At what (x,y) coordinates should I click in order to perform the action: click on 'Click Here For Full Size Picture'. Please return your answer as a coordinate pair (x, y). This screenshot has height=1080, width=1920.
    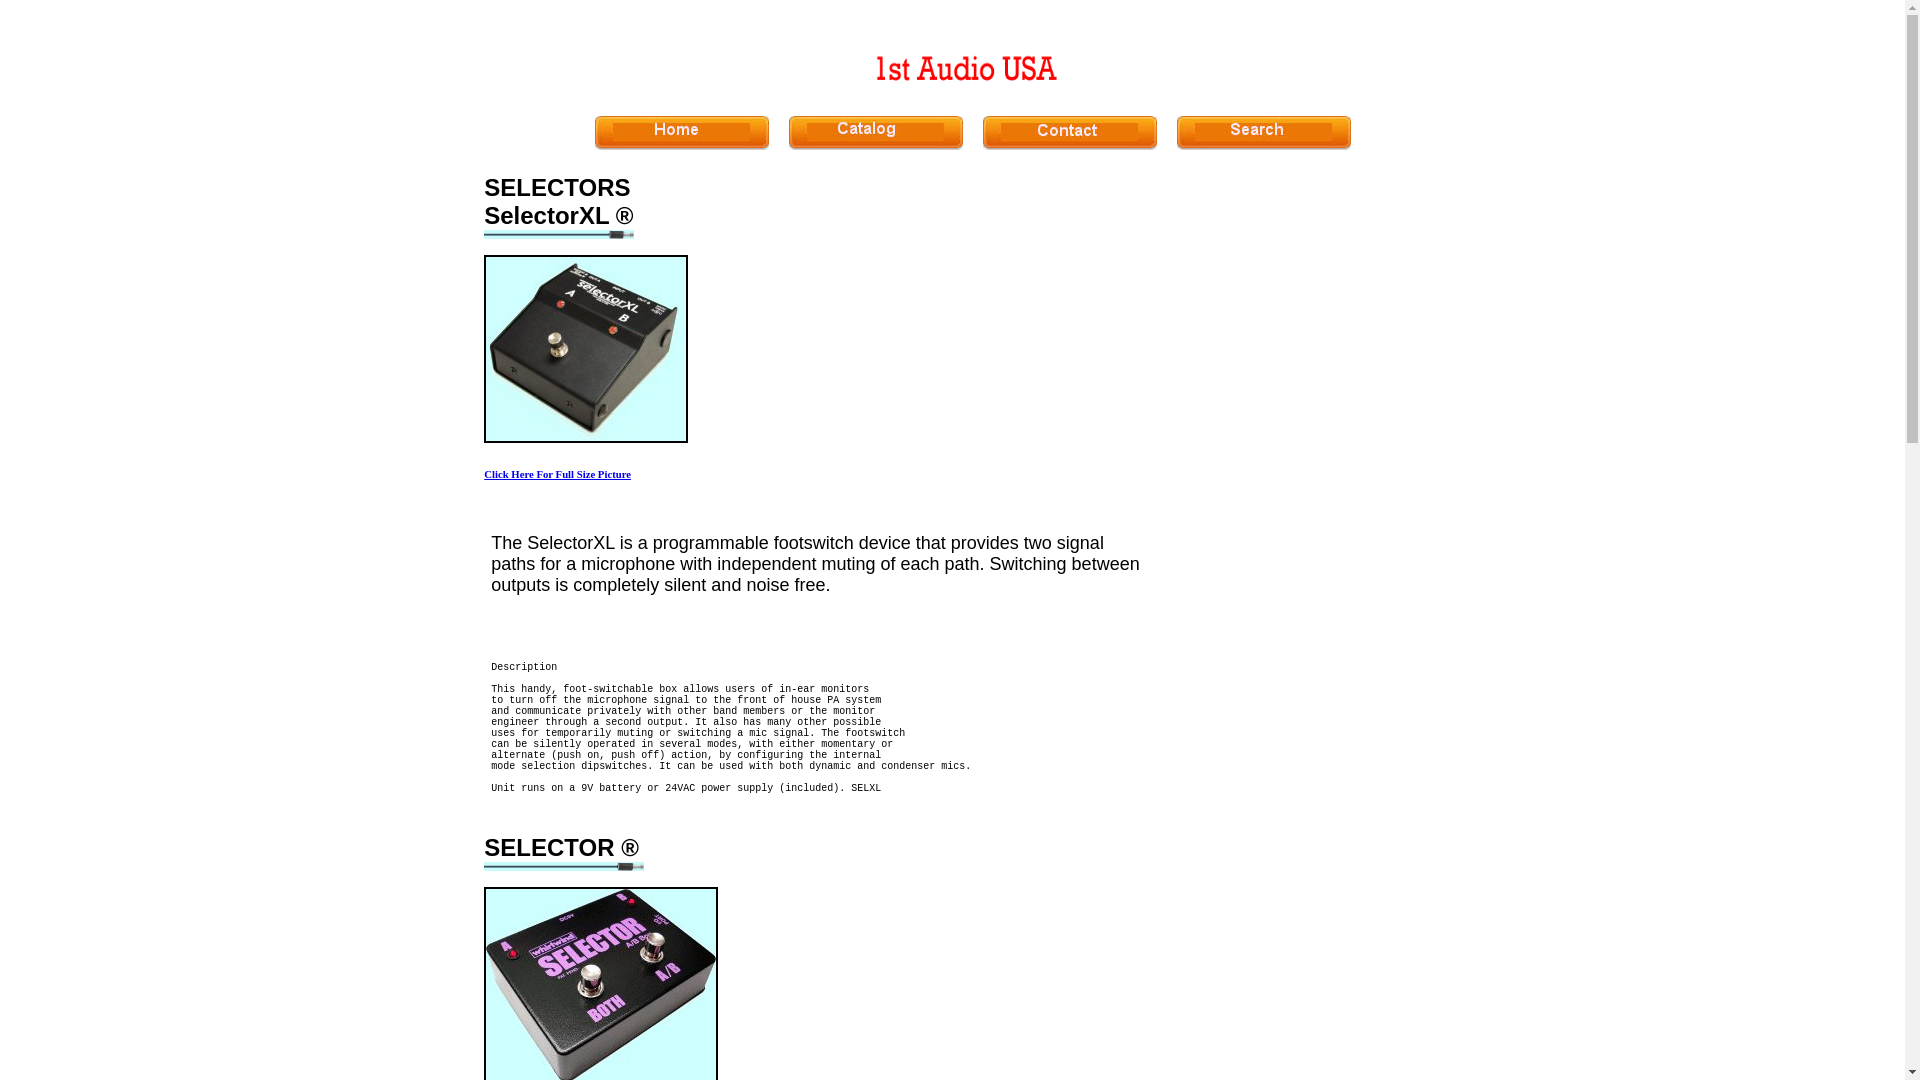
    Looking at the image, I should click on (557, 474).